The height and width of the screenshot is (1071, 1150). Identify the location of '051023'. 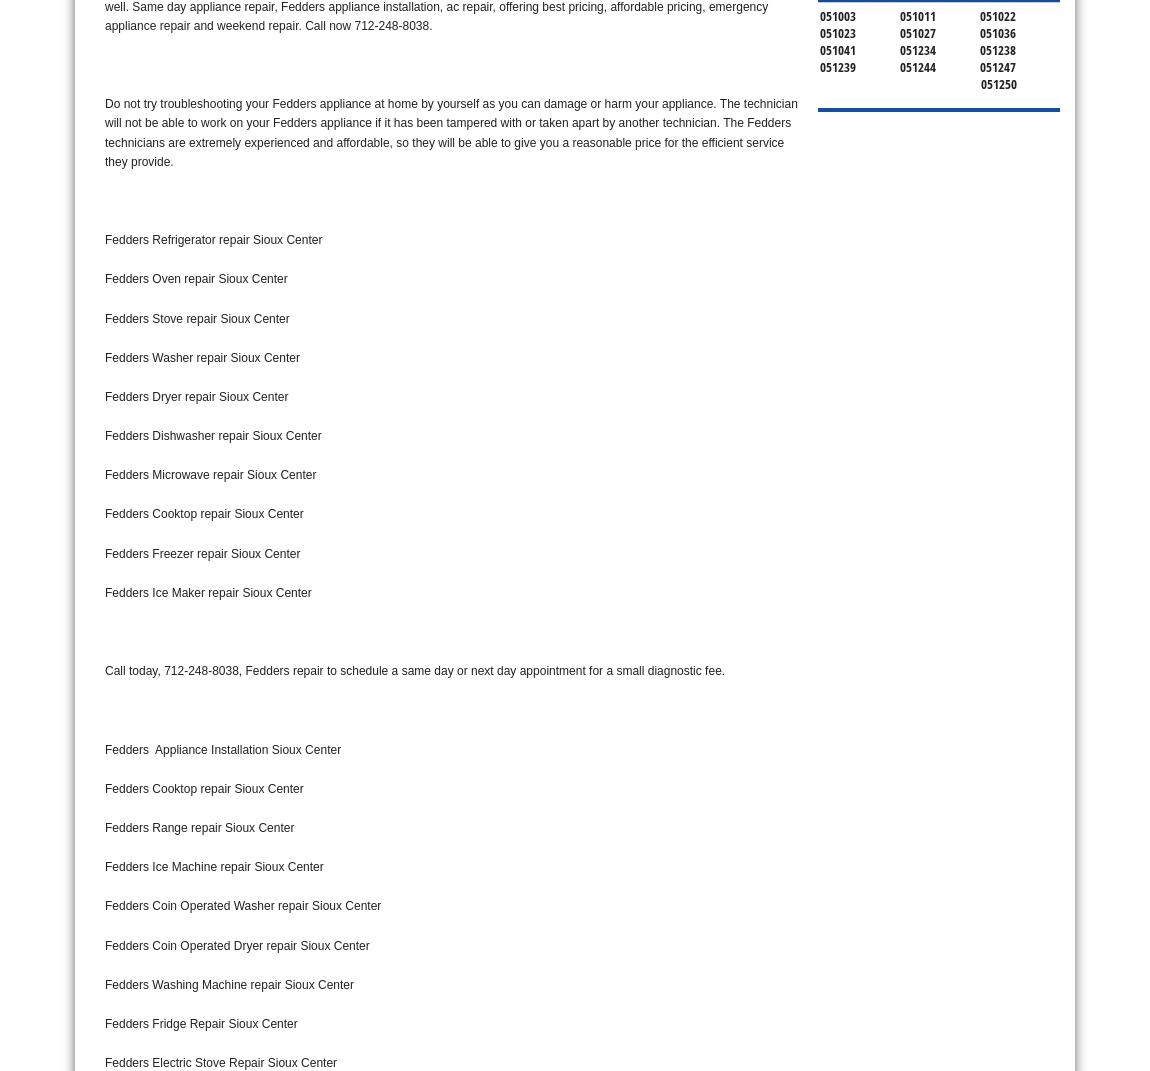
(835, 31).